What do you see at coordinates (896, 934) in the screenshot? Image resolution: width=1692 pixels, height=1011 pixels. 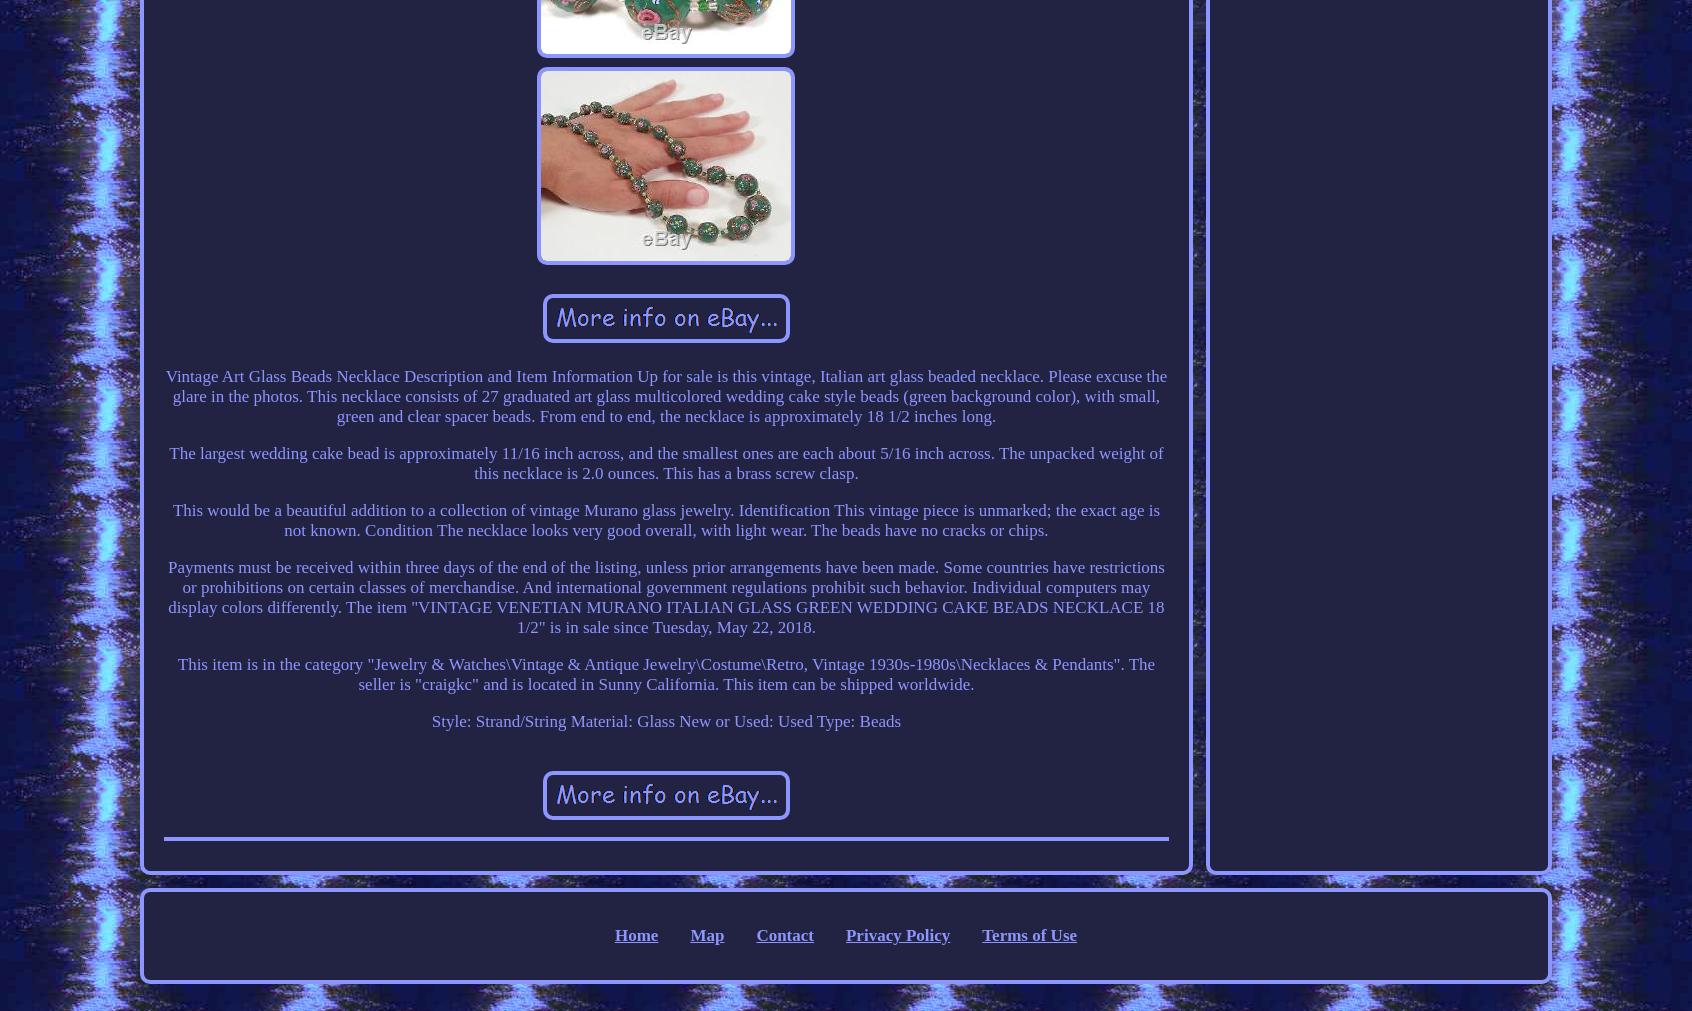 I see `'Privacy Policy'` at bounding box center [896, 934].